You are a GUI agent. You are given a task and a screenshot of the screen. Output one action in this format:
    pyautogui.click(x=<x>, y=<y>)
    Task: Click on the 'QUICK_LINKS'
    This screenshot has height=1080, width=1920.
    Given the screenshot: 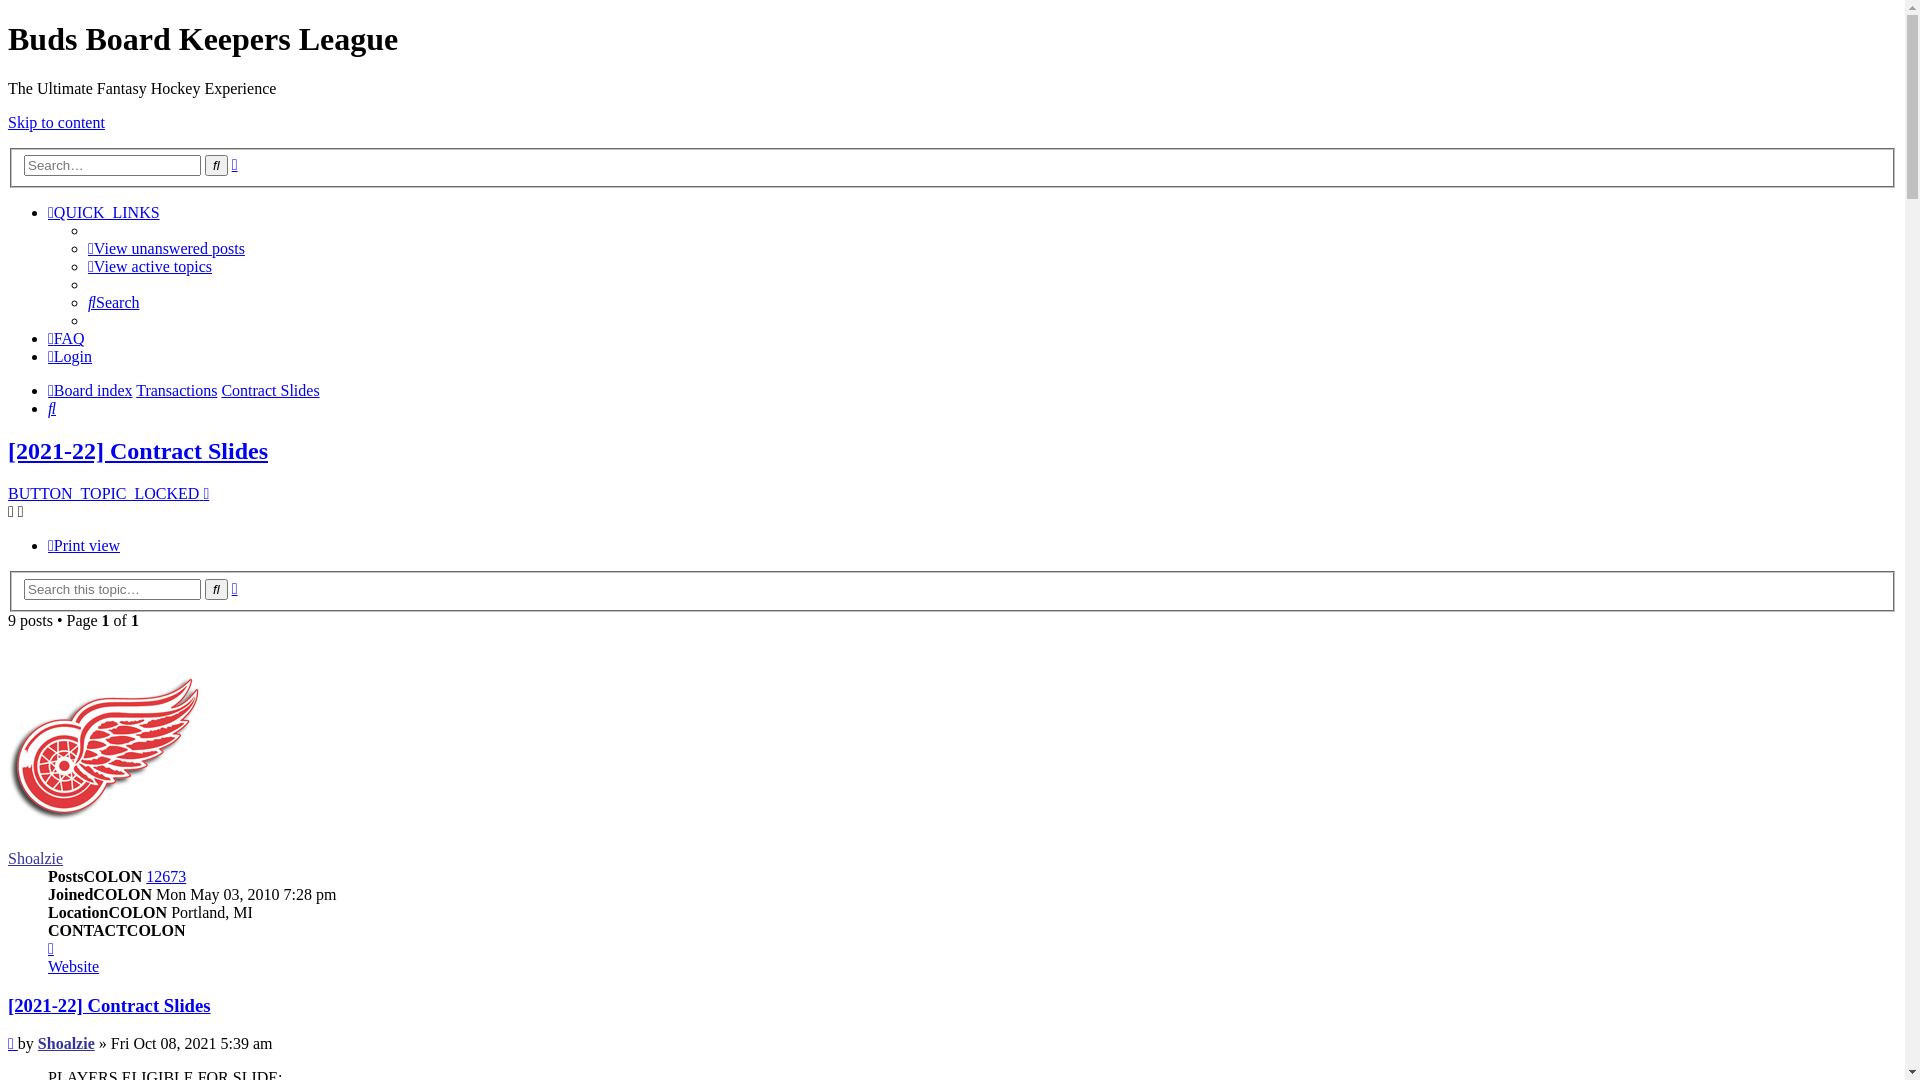 What is the action you would take?
    pyautogui.click(x=103, y=212)
    